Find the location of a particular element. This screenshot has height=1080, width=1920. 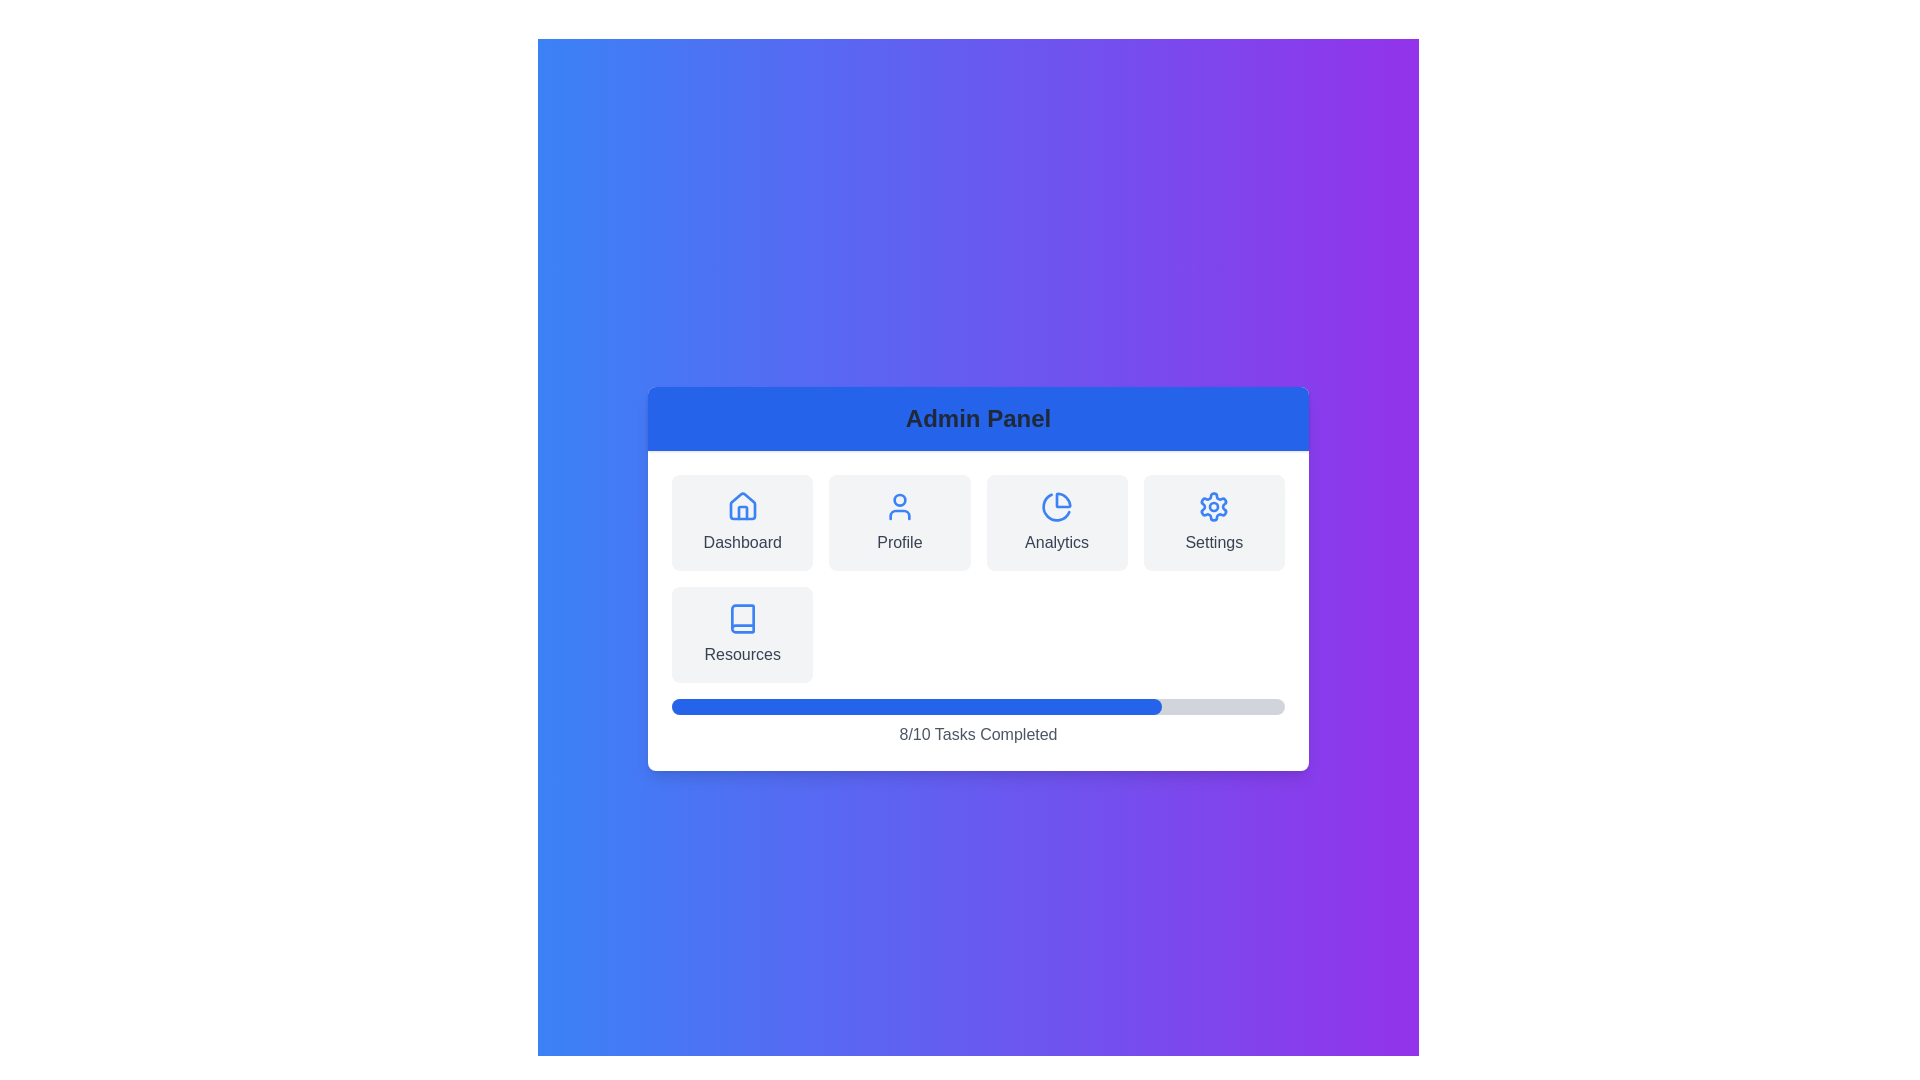

the menu option Profile to observe its hover effect is located at coordinates (898, 522).